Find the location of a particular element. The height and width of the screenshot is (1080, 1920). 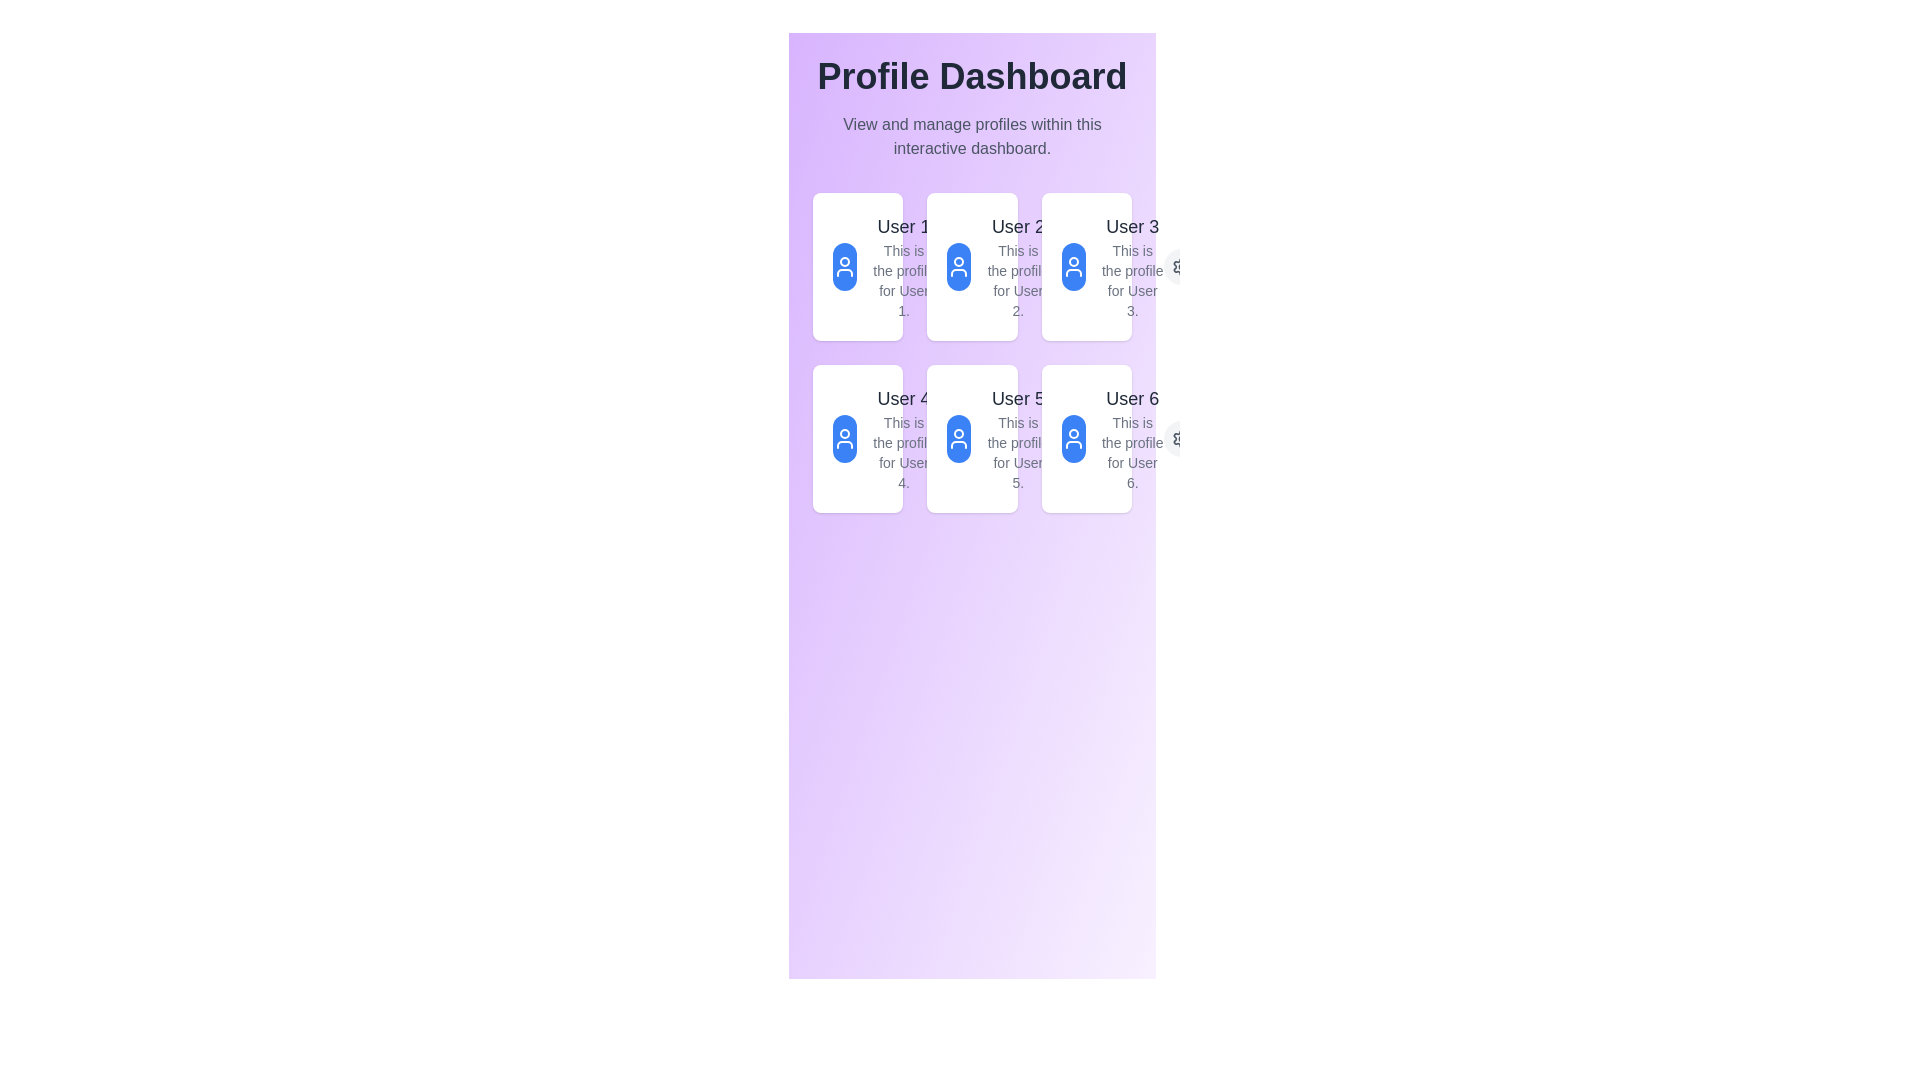

the user profile card for 'User 6' which features a blue circular figure with a user icon and two lines of text, located in the bottom-right corner of the 'Profile Dashboard' grid is located at coordinates (1085, 438).